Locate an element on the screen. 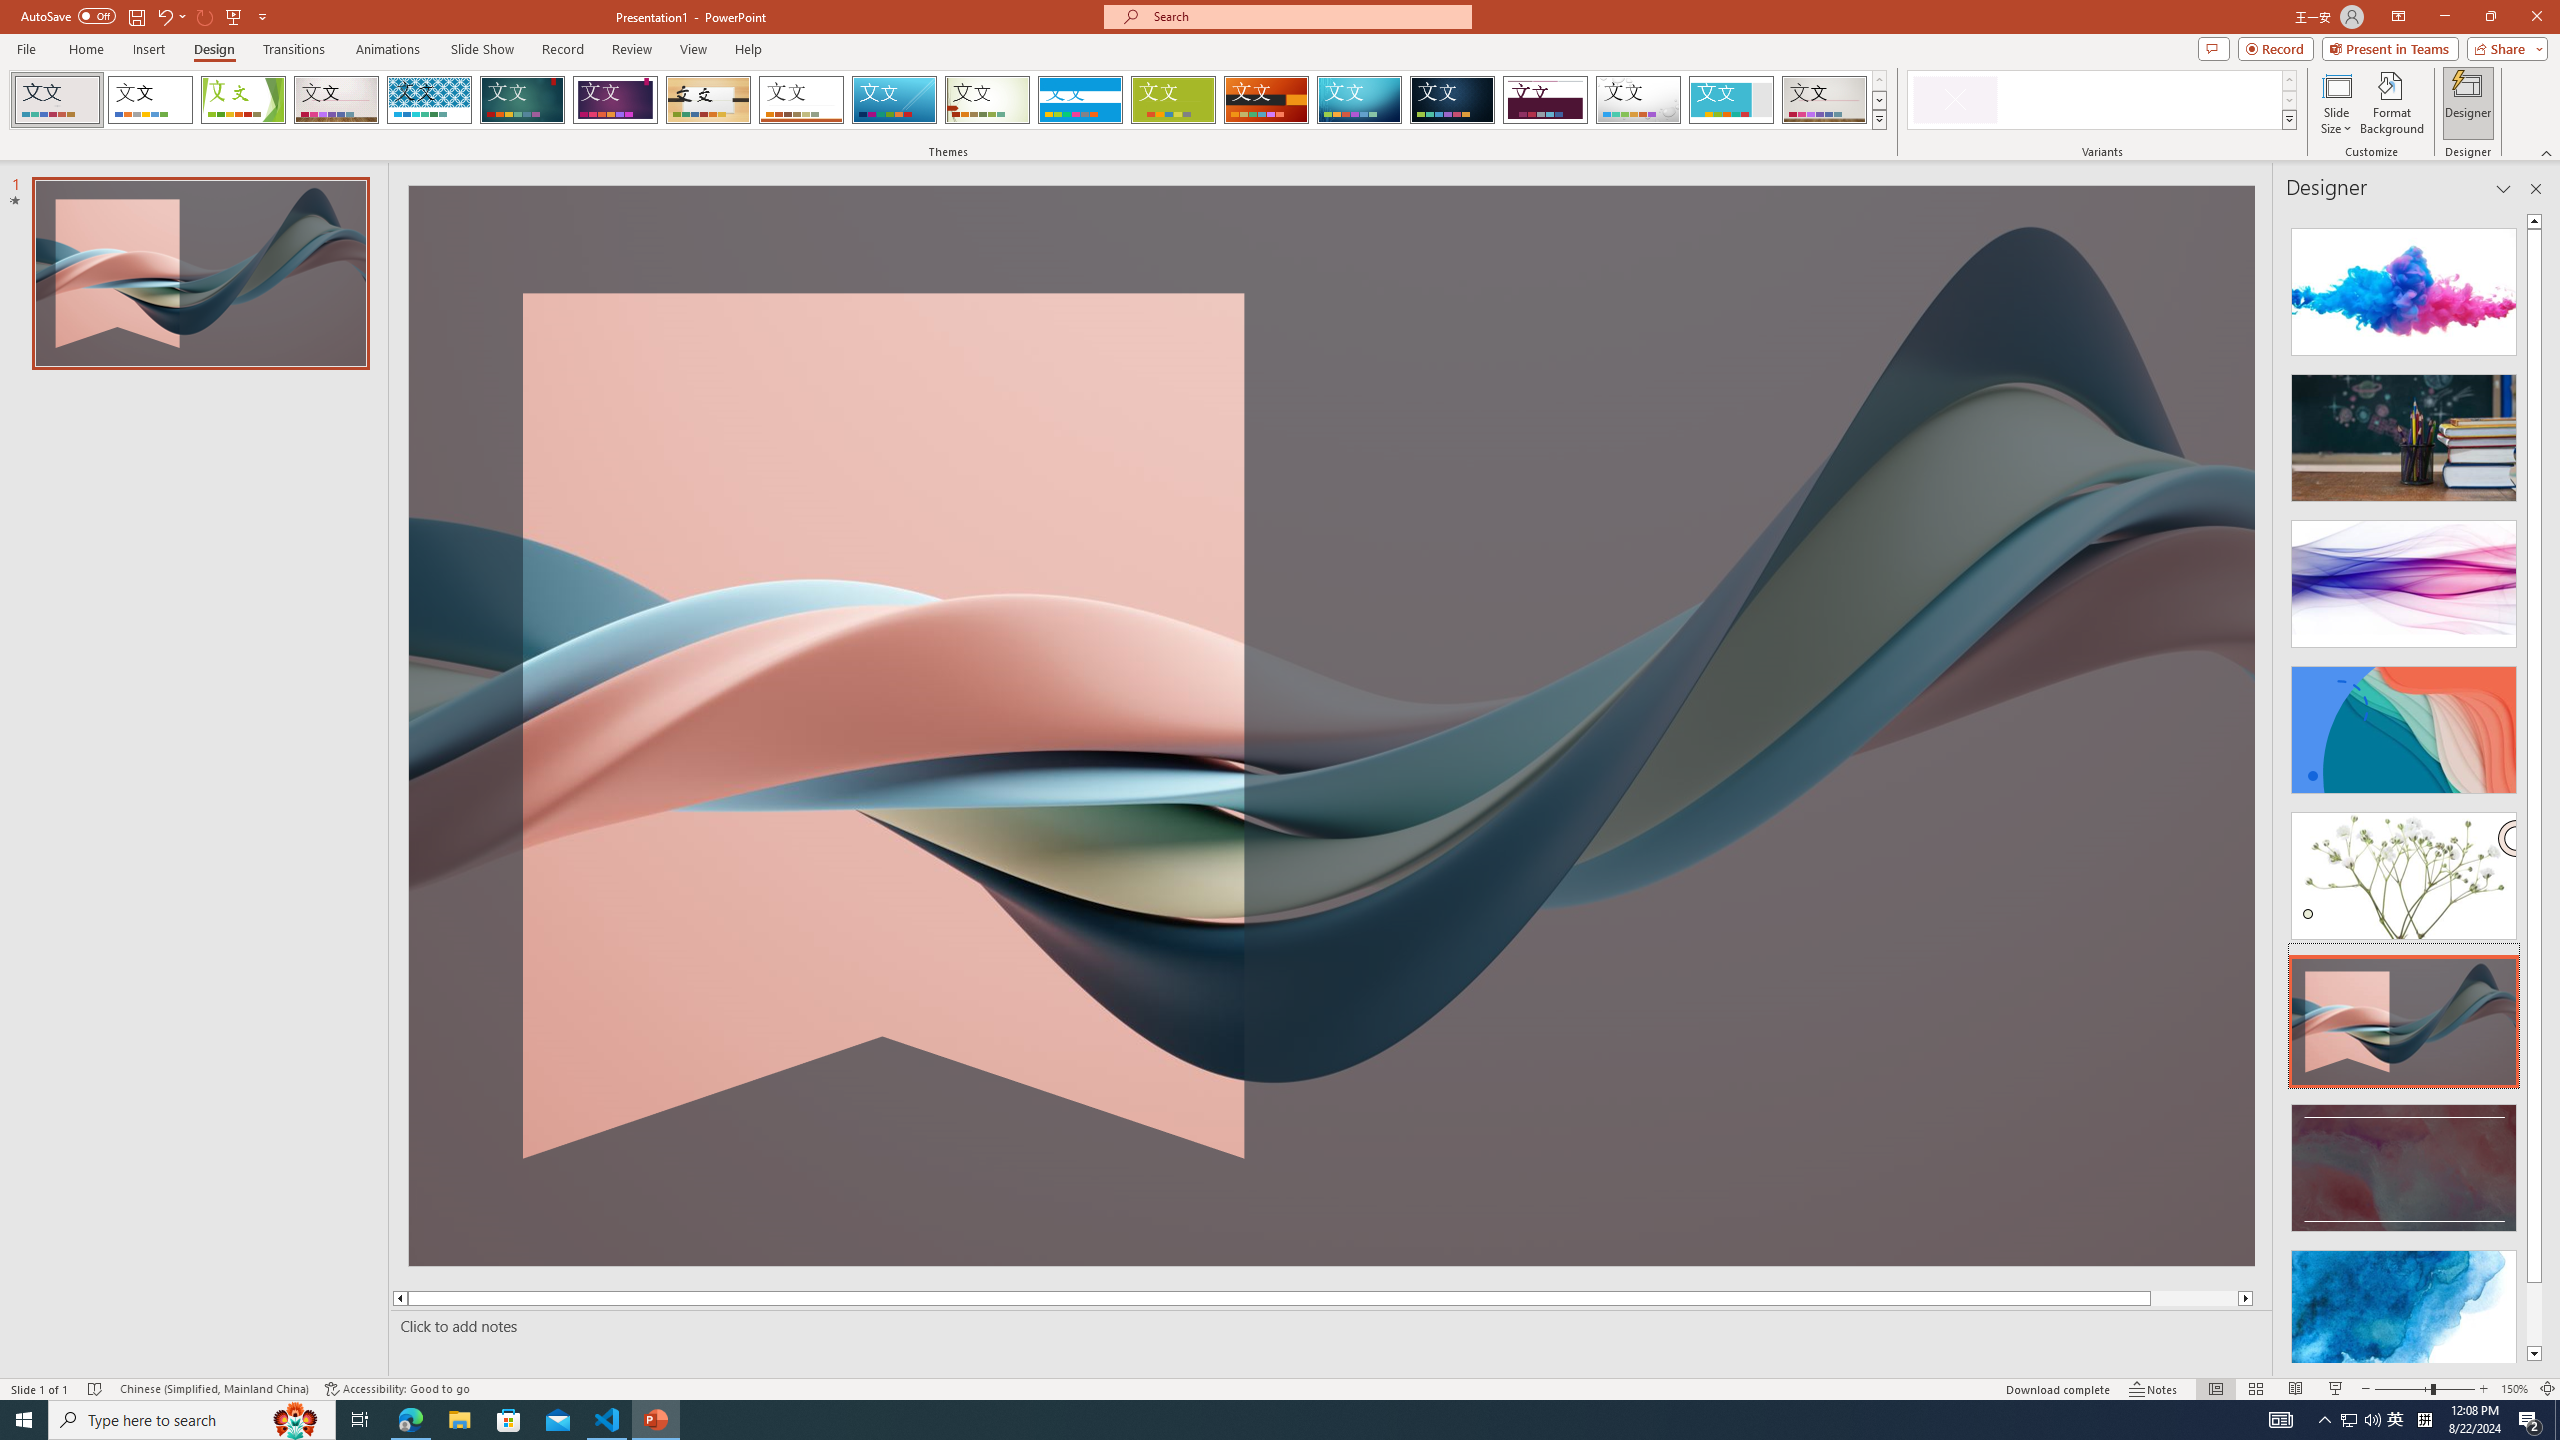  'AutomationID: SlideThemesGallery' is located at coordinates (947, 99).